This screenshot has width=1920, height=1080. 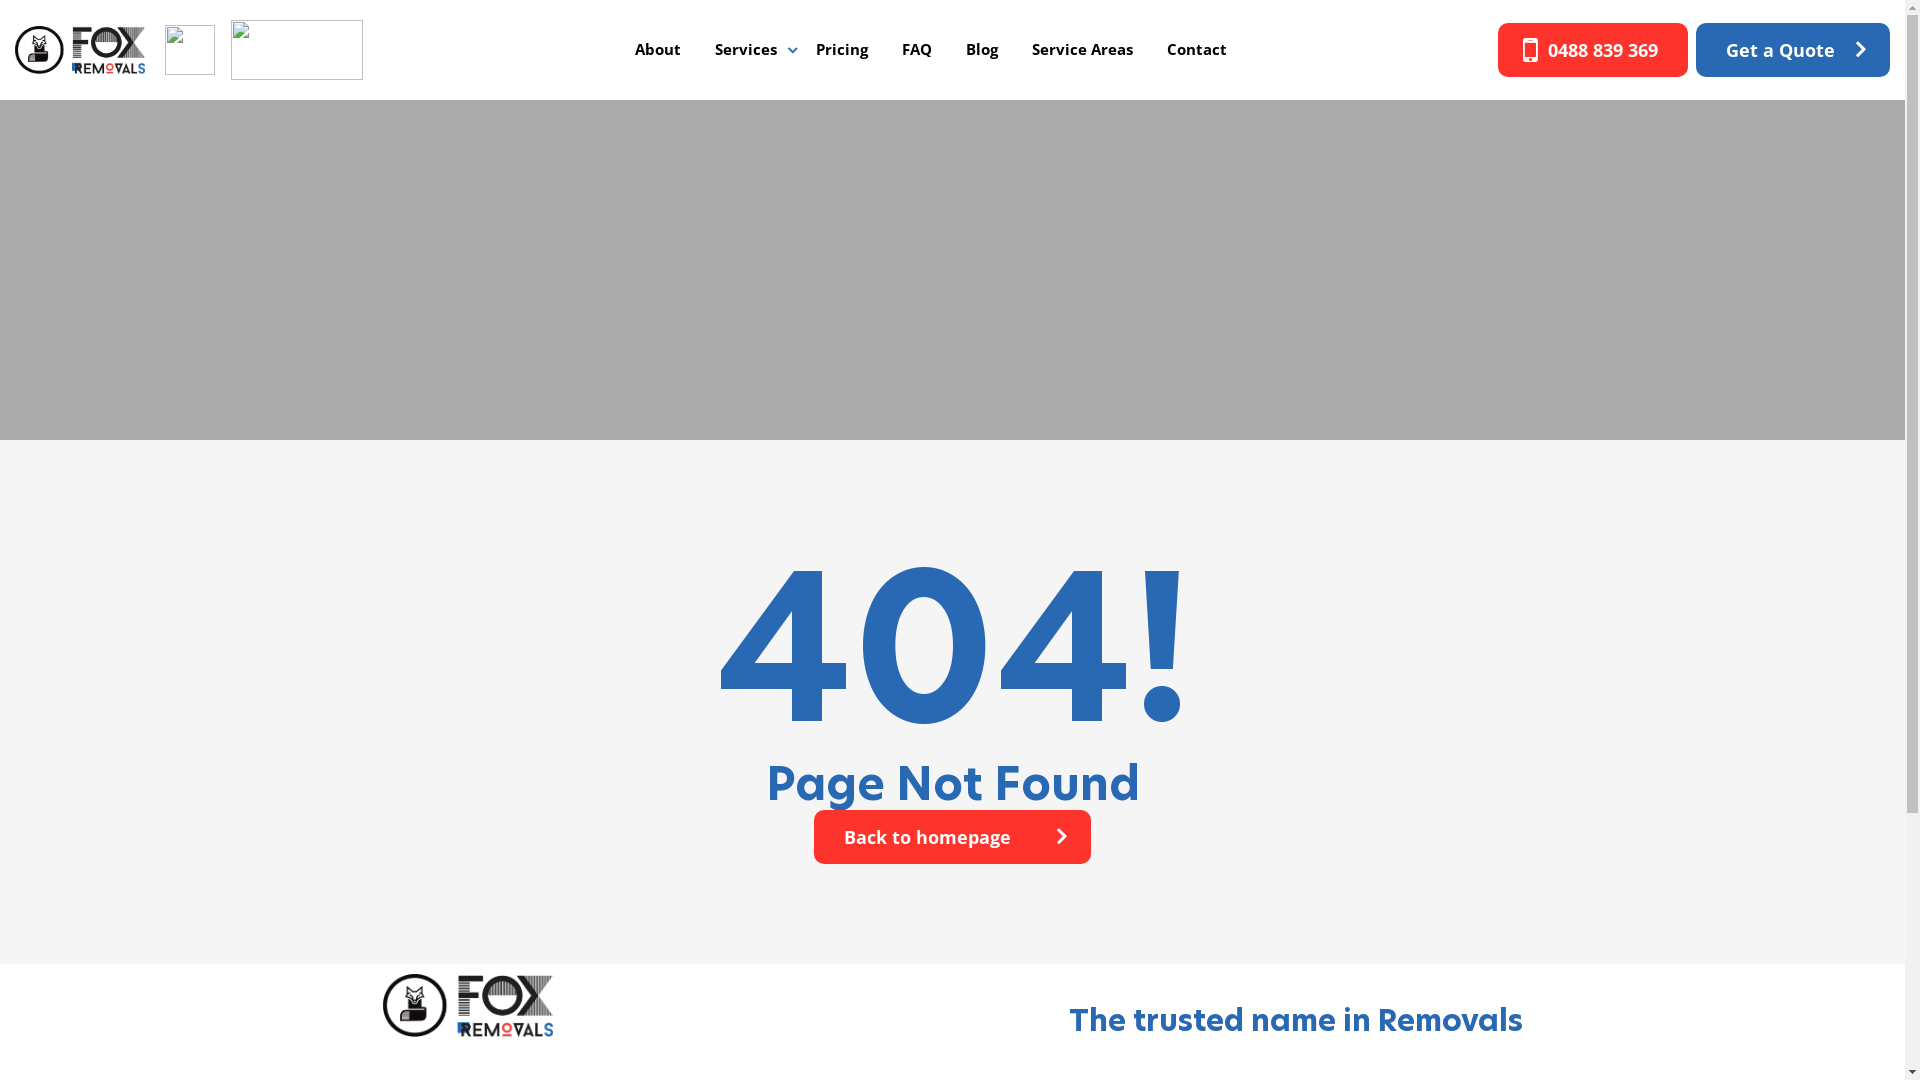 What do you see at coordinates (1592, 49) in the screenshot?
I see `'0488 839 369'` at bounding box center [1592, 49].